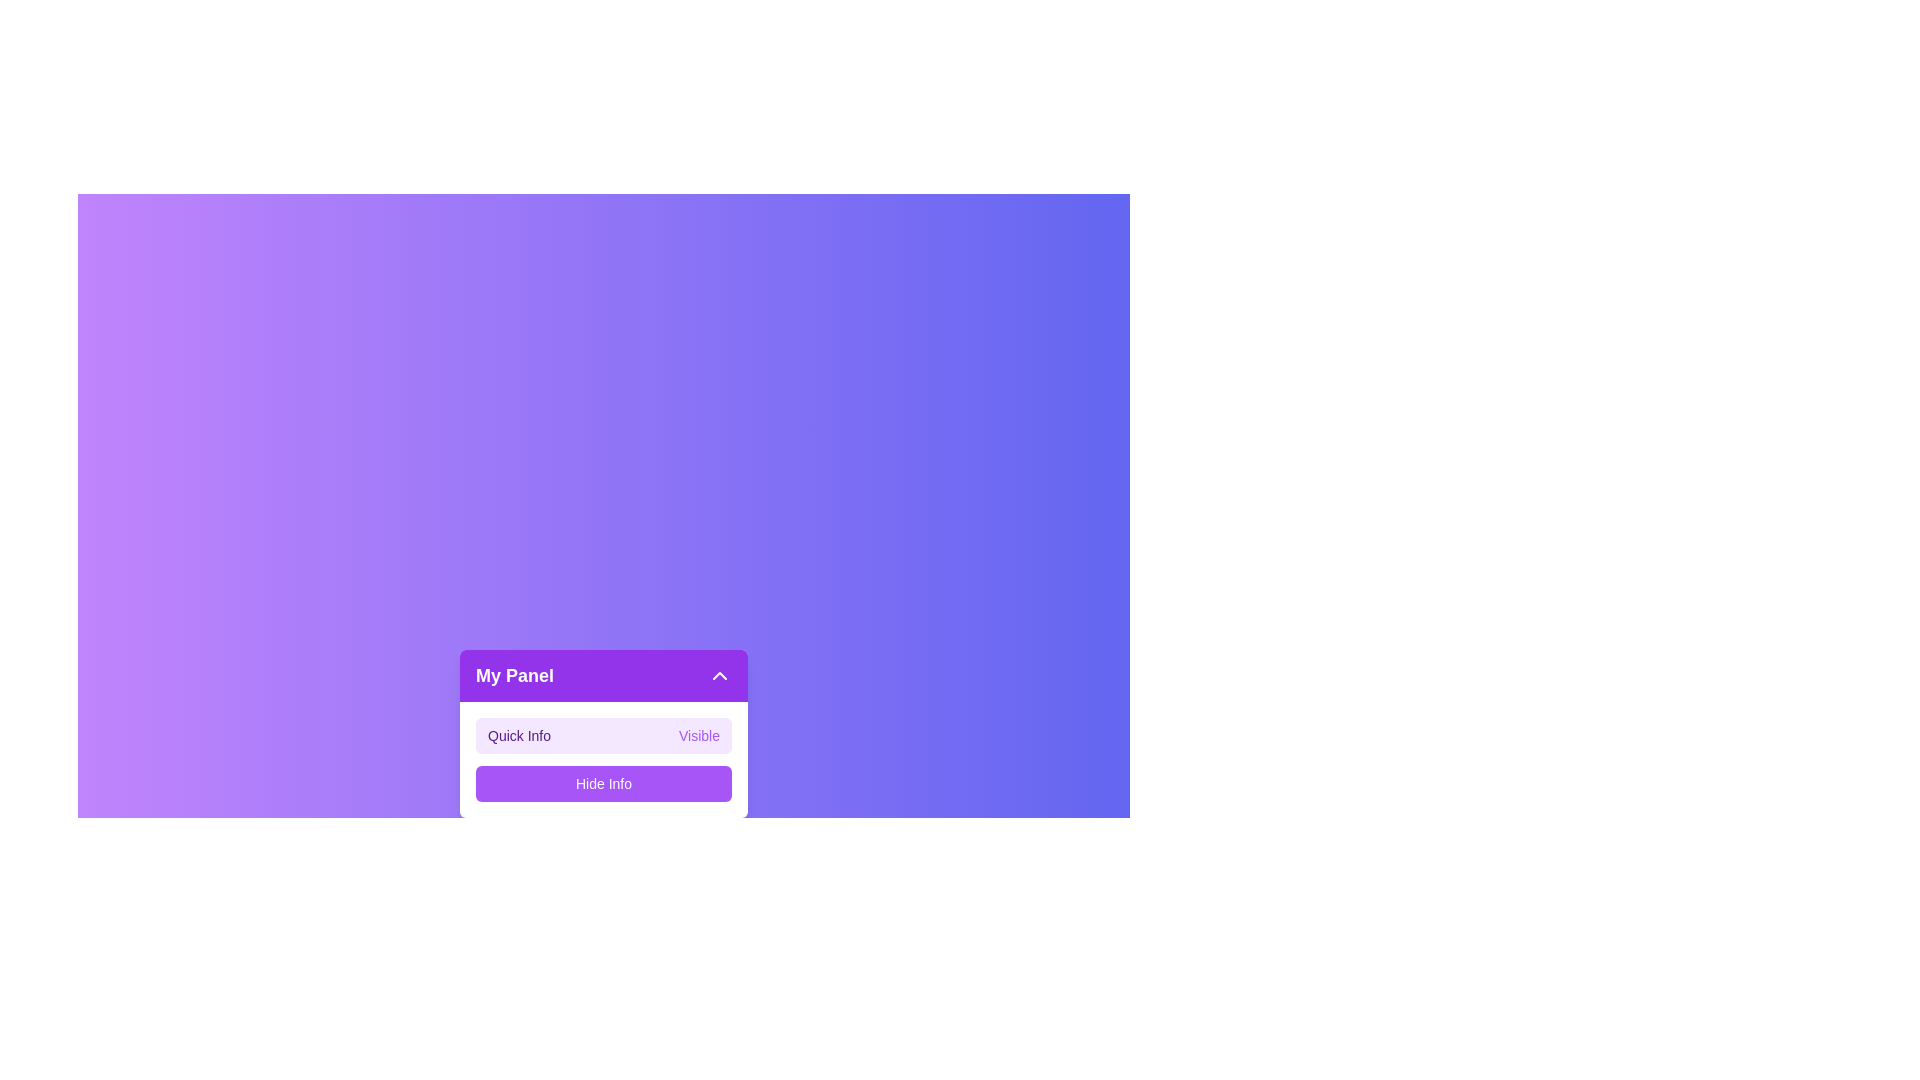 This screenshot has width=1920, height=1080. Describe the element at coordinates (603, 675) in the screenshot. I see `the header button labeled 'My Panel' to toggle the dropdown menu visibility` at that location.